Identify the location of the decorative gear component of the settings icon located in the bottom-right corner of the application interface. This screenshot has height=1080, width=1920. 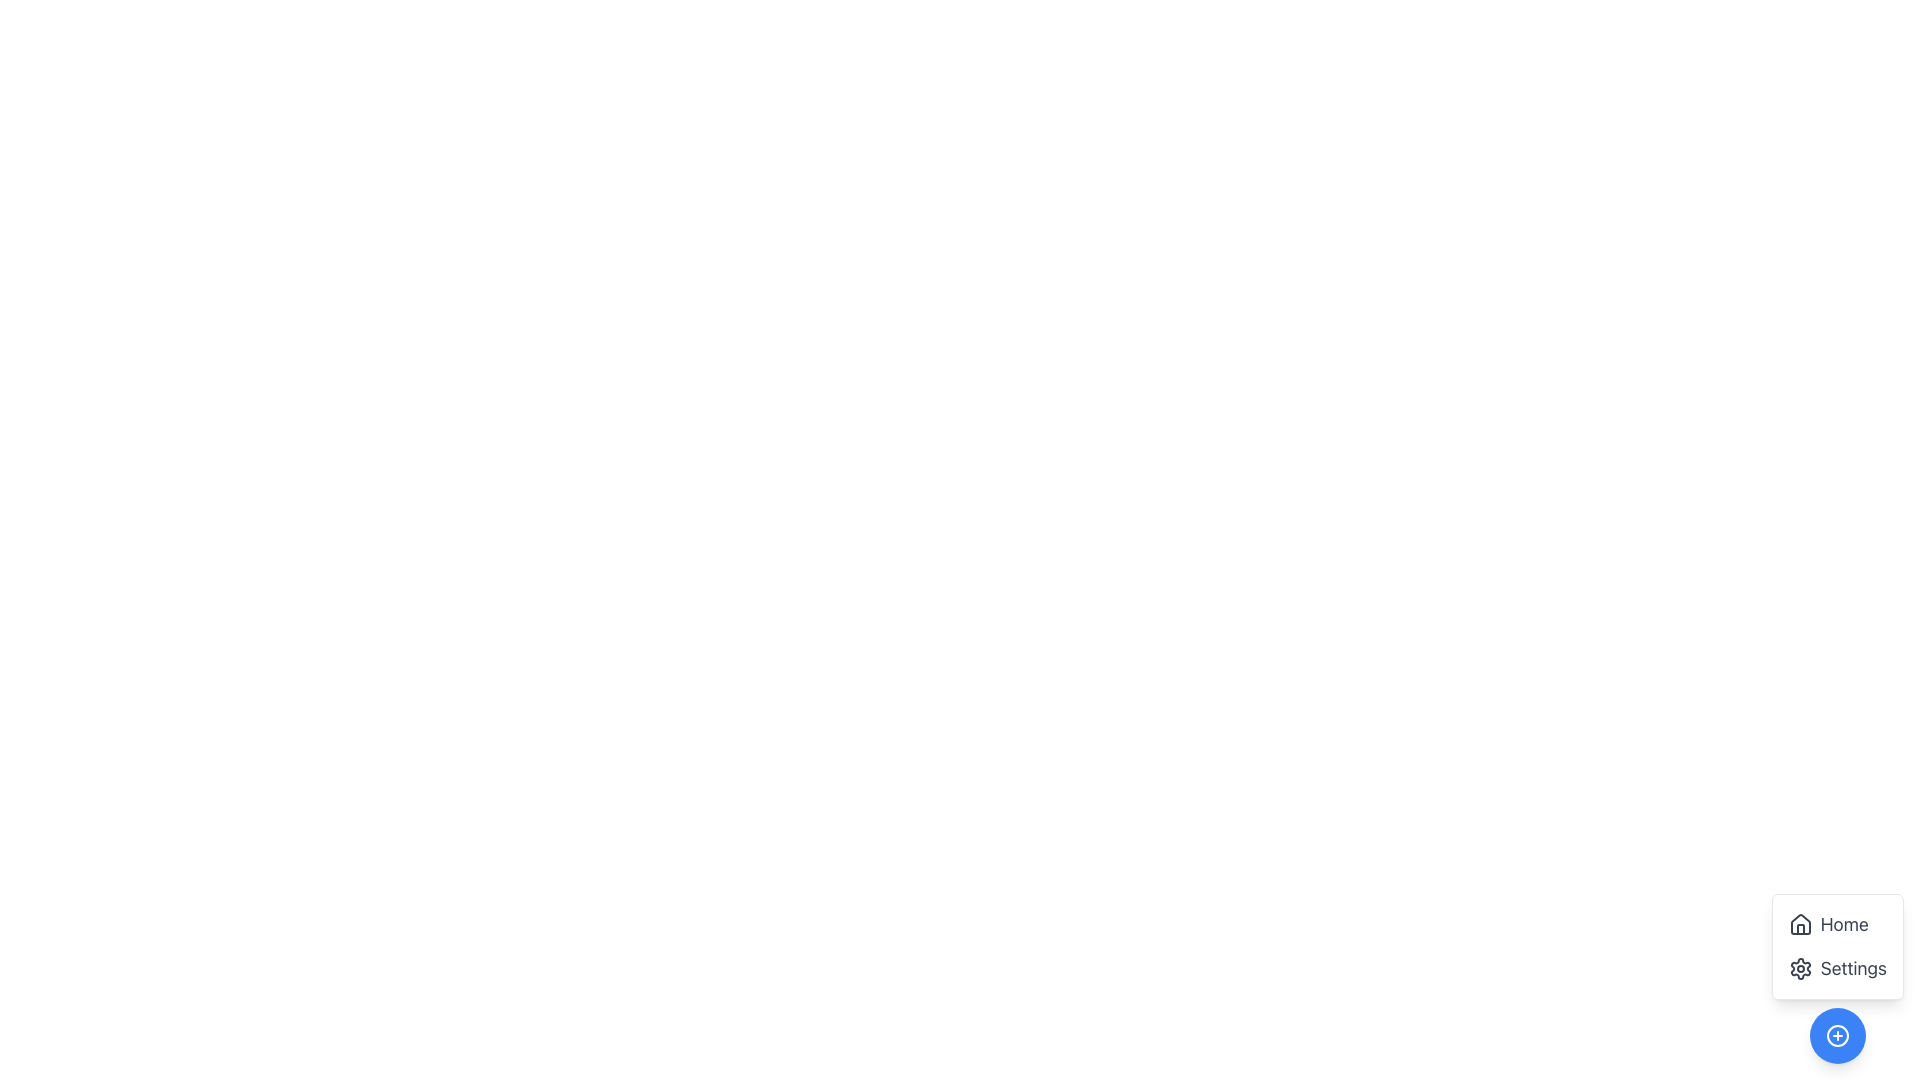
(1800, 967).